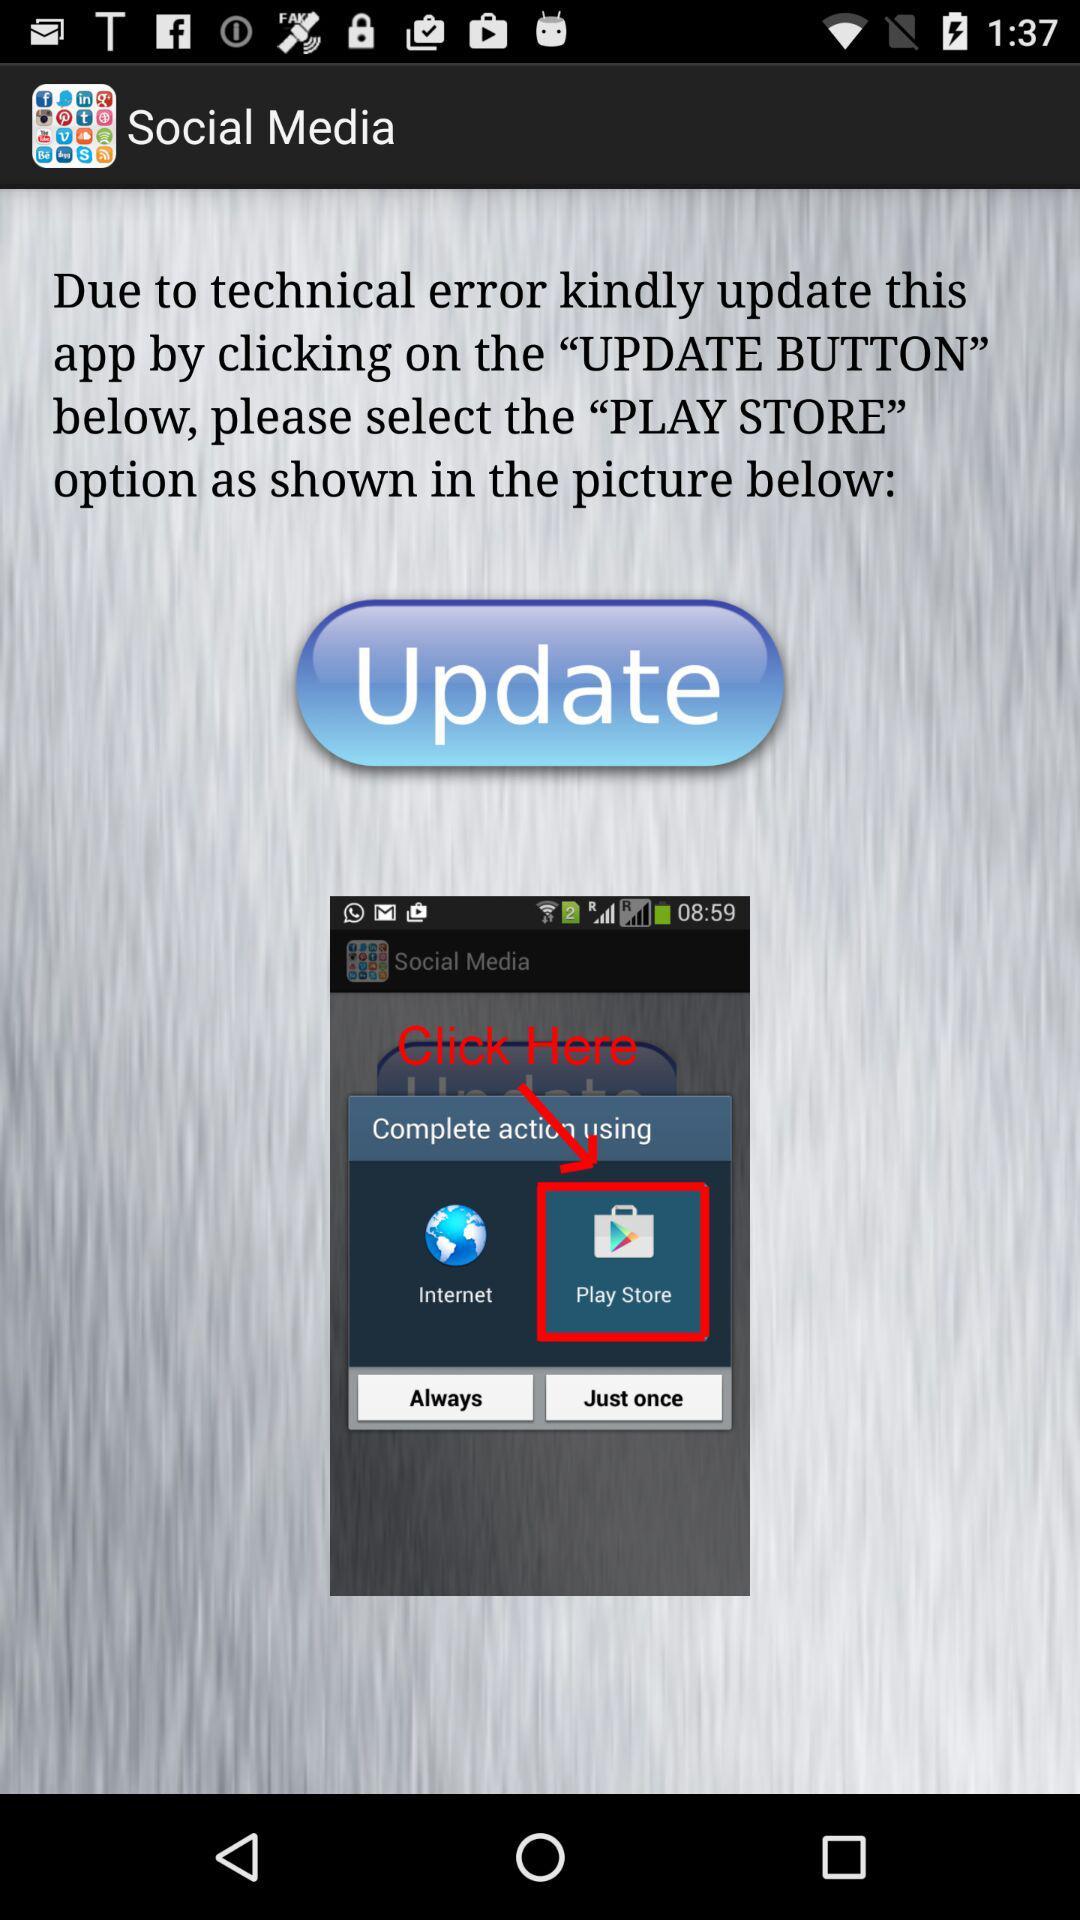 The width and height of the screenshot is (1080, 1920). What do you see at coordinates (540, 689) in the screenshot?
I see `app` at bounding box center [540, 689].